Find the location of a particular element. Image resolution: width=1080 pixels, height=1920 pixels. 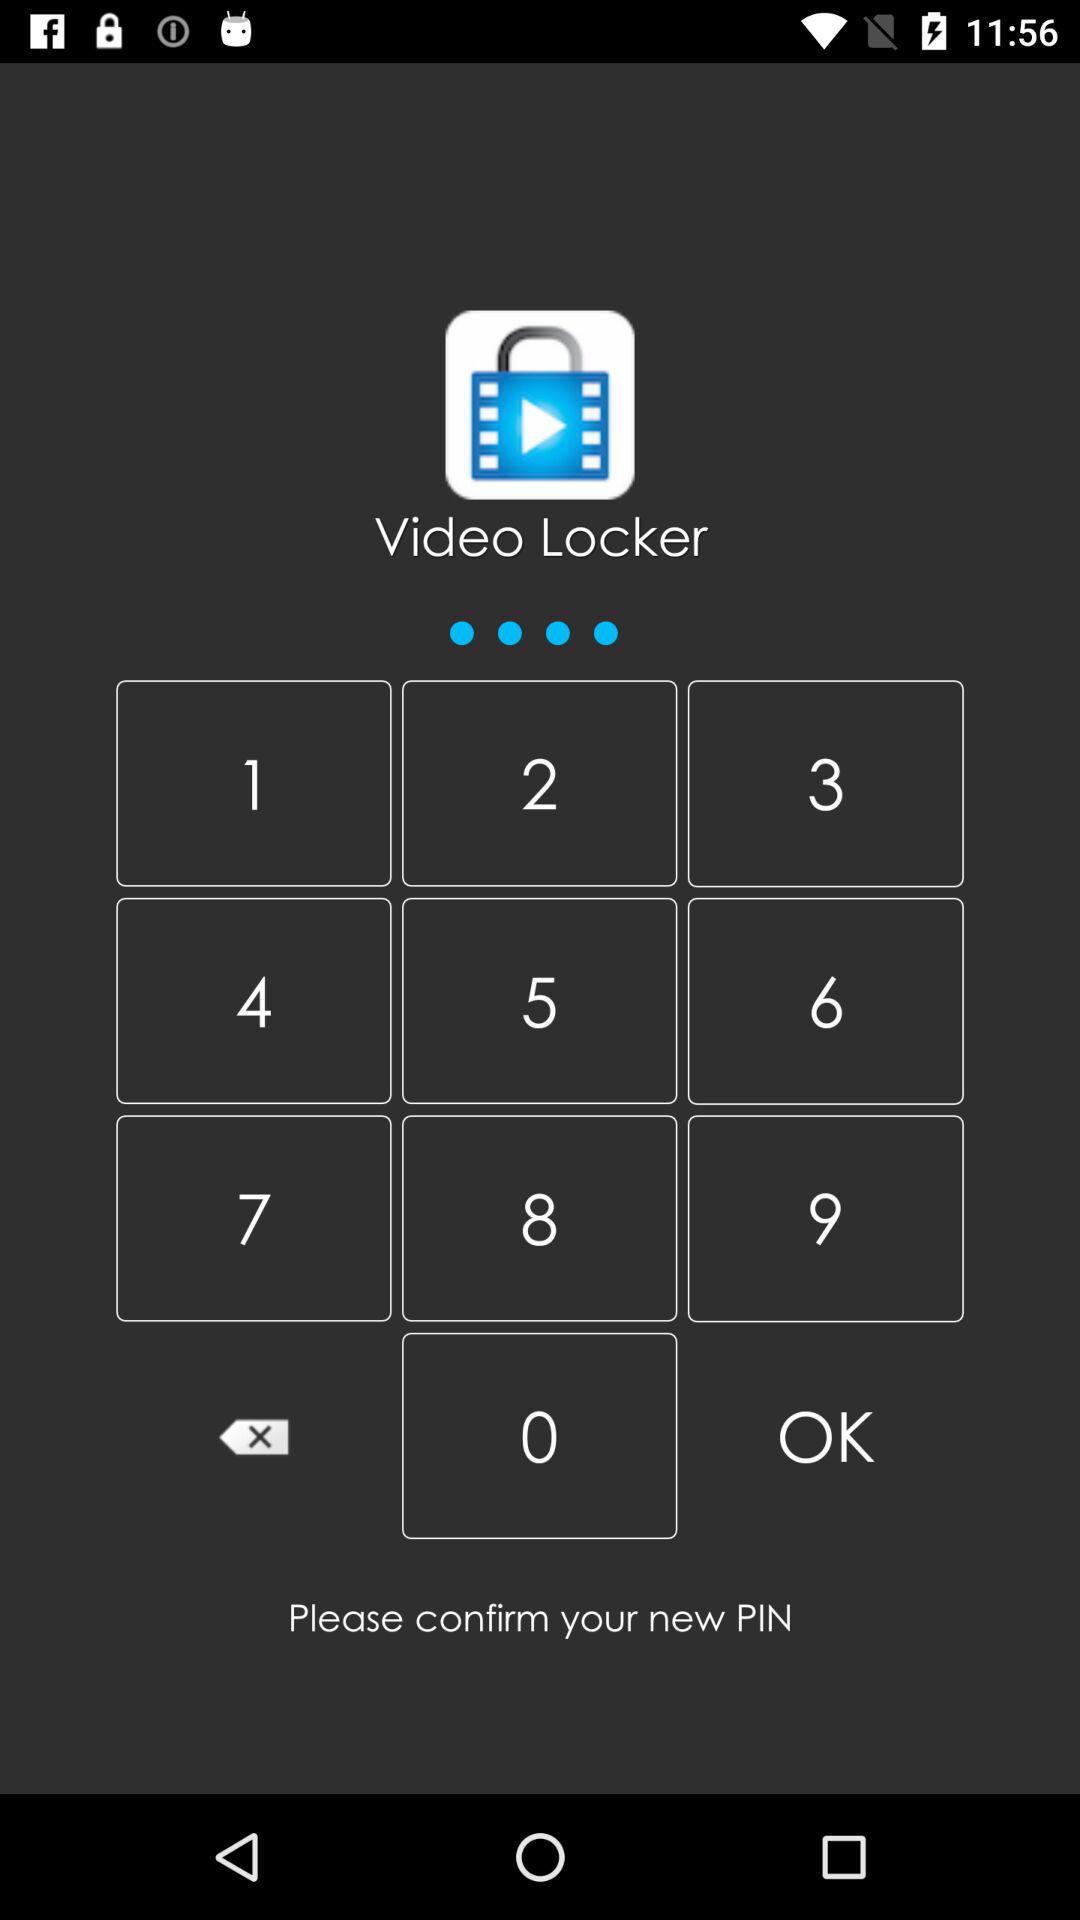

backspace is located at coordinates (252, 1434).